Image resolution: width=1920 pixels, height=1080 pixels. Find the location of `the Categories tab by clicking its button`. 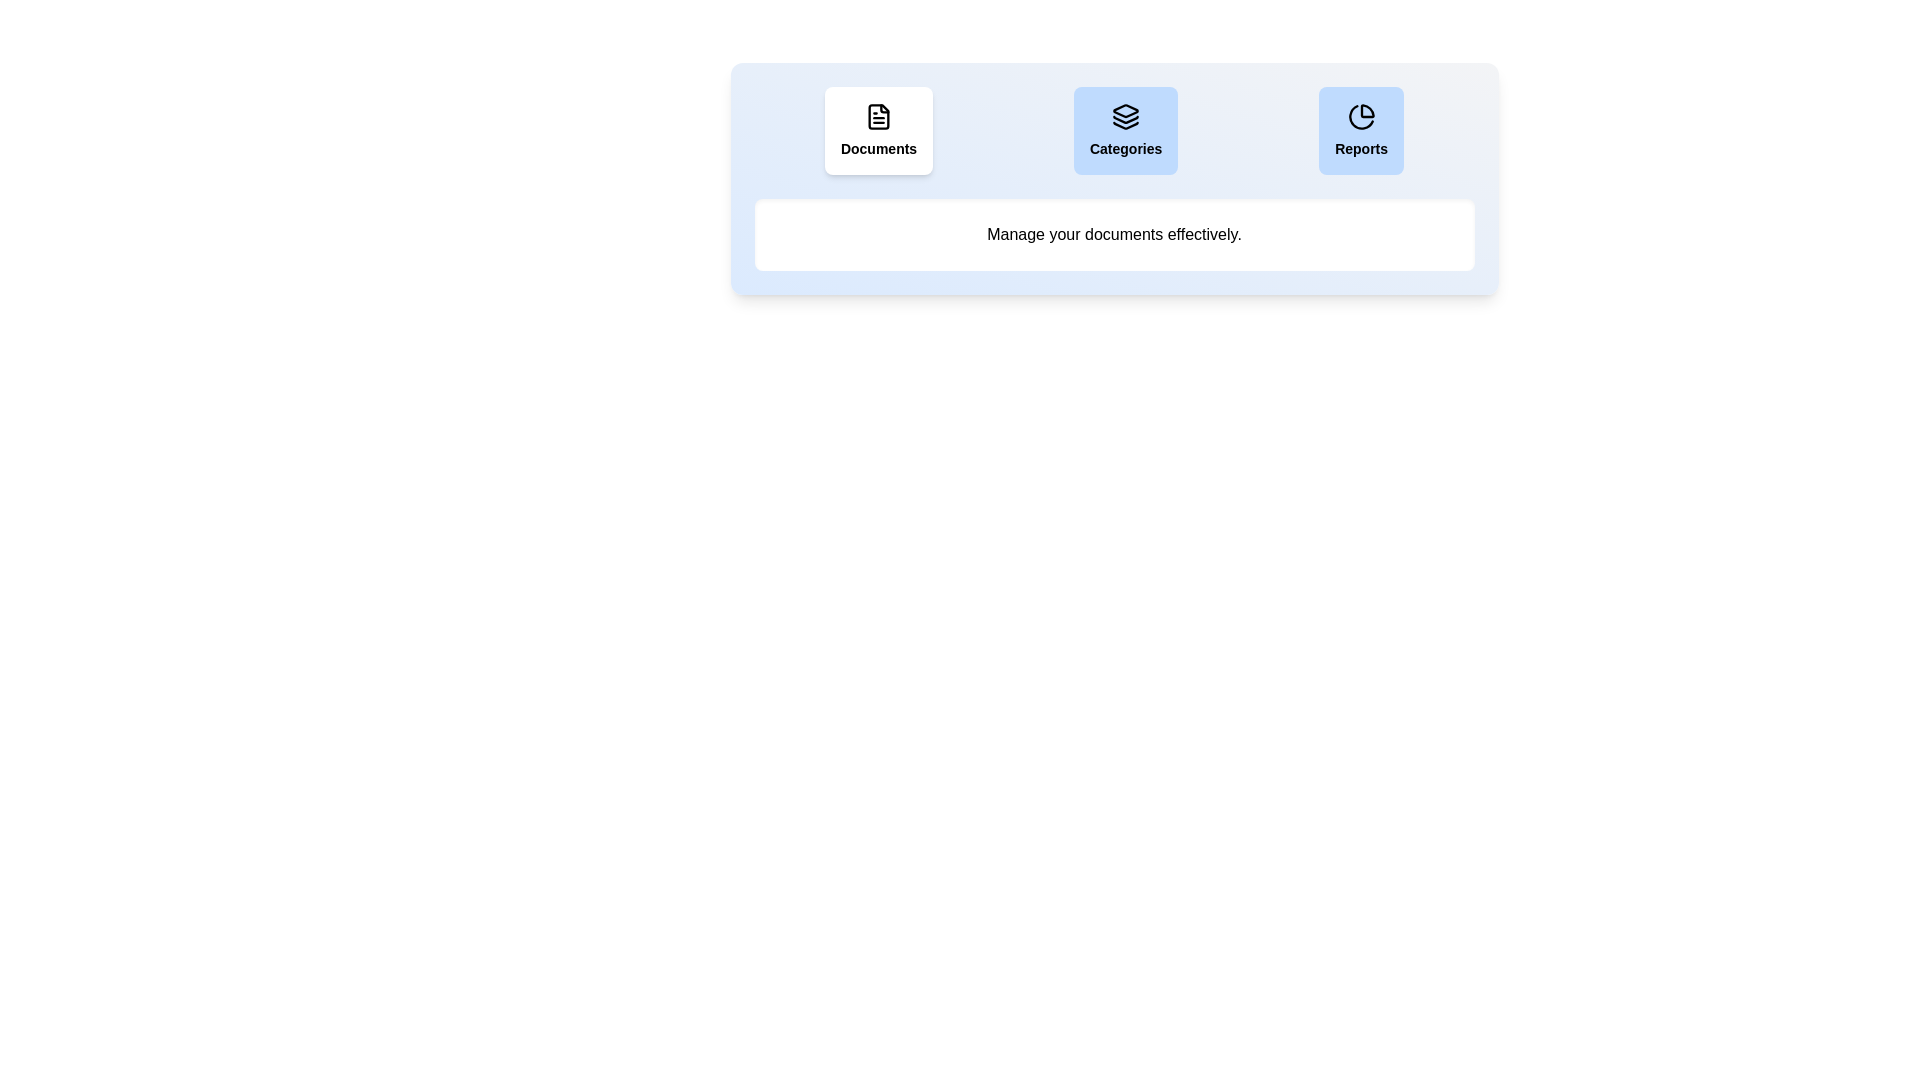

the Categories tab by clicking its button is located at coordinates (1126, 131).